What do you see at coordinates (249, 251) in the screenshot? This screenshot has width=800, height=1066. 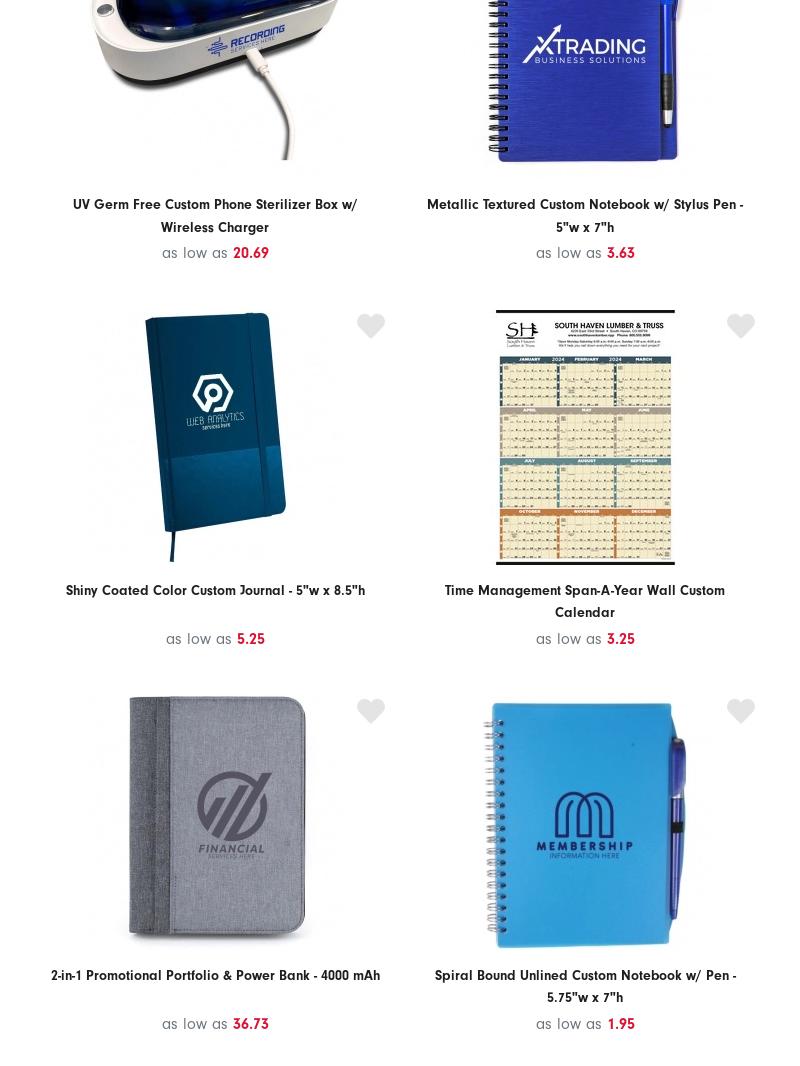 I see `'20.69'` at bounding box center [249, 251].